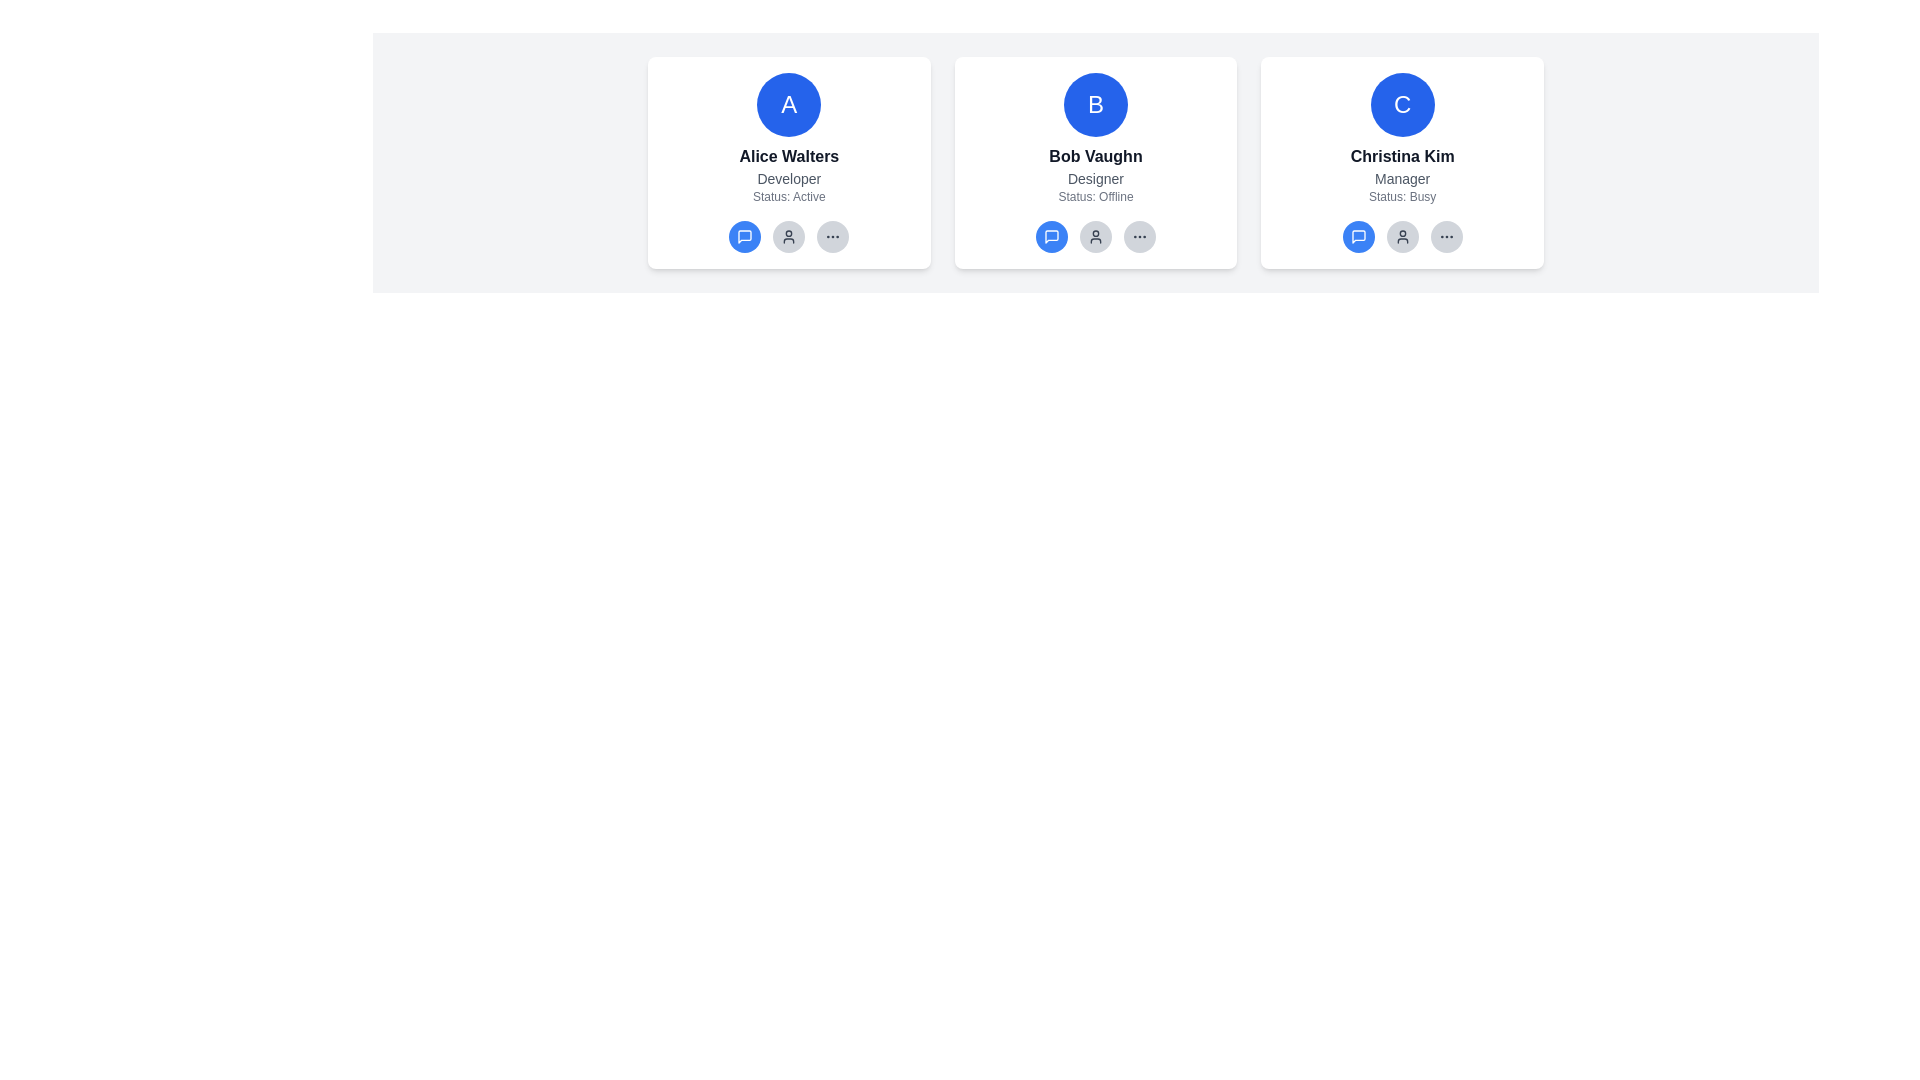  Describe the element at coordinates (1401, 235) in the screenshot. I see `the user-profile management button located on the right side in the row below the profile card labeled 'Christina Kim, Manager, Status: Busy'. It is the second button from the left` at that location.